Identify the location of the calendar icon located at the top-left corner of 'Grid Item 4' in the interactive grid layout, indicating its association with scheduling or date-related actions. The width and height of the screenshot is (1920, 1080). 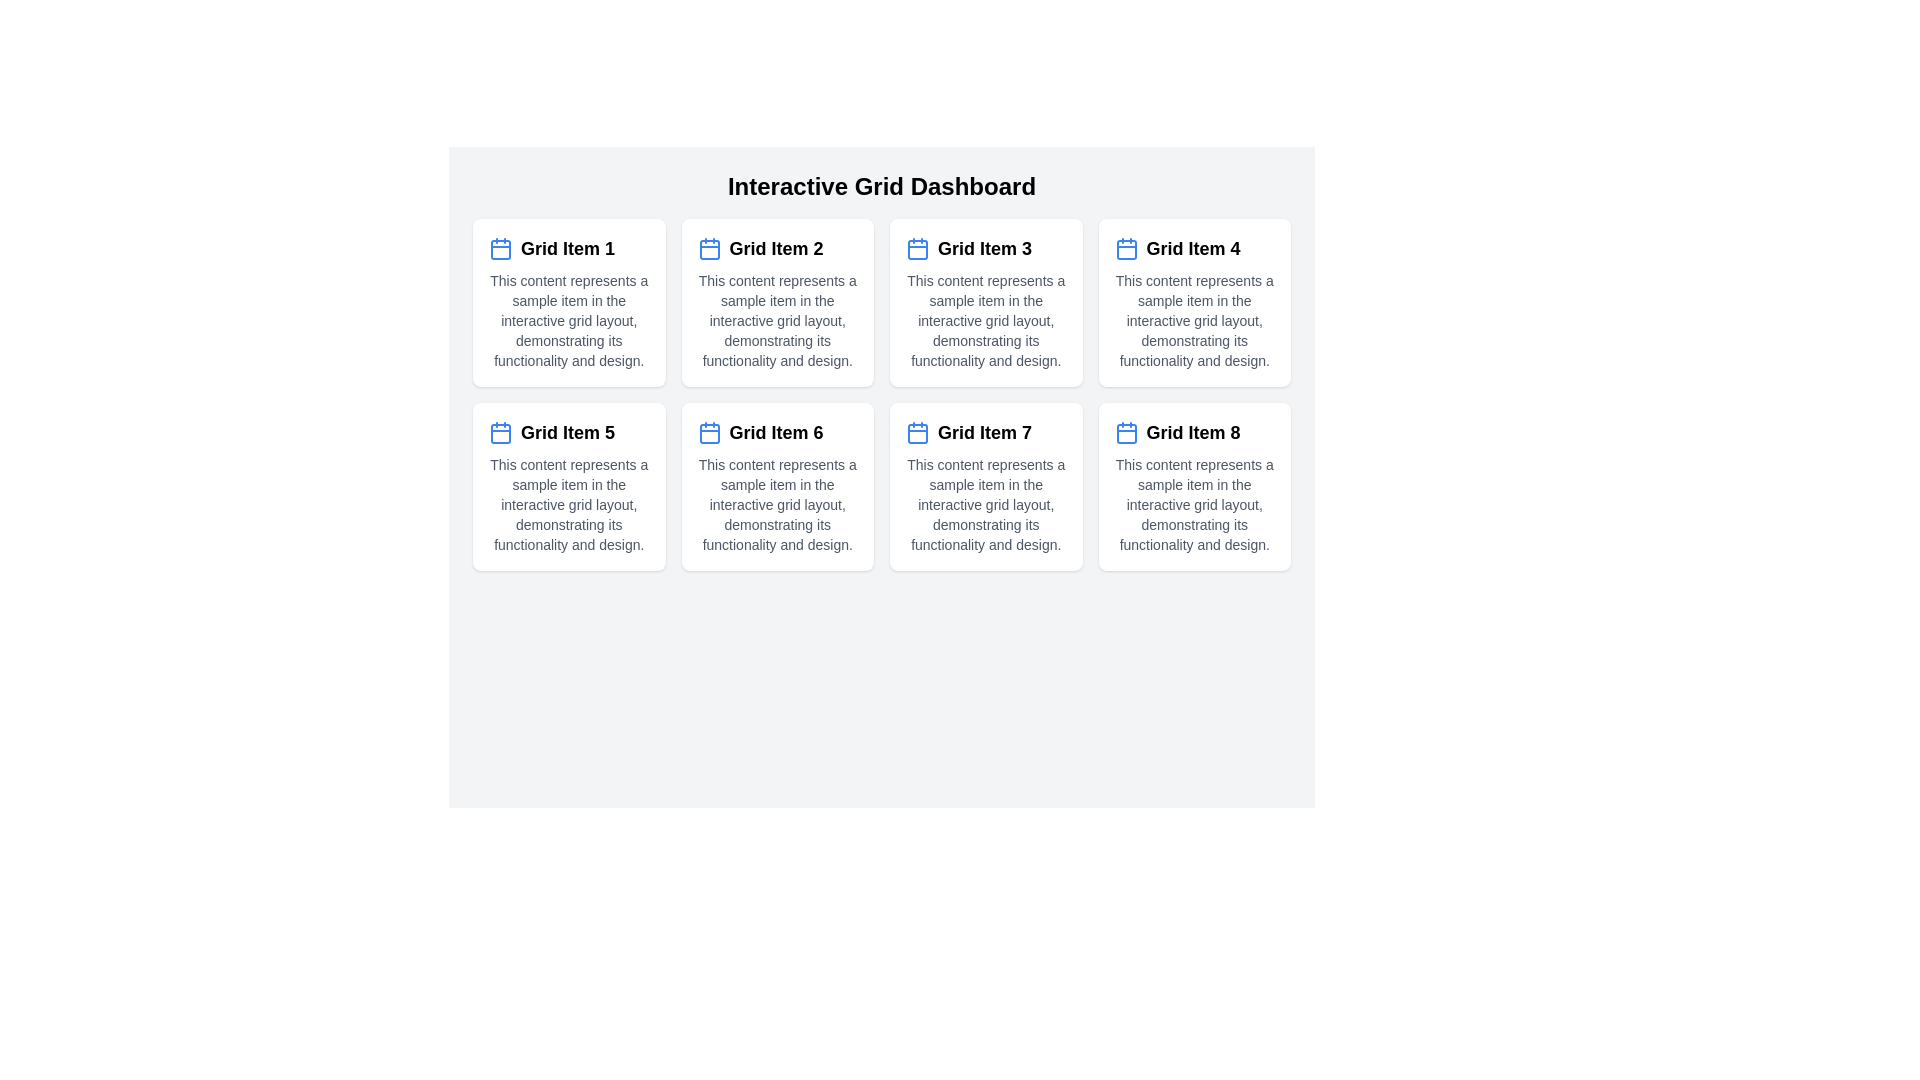
(1126, 248).